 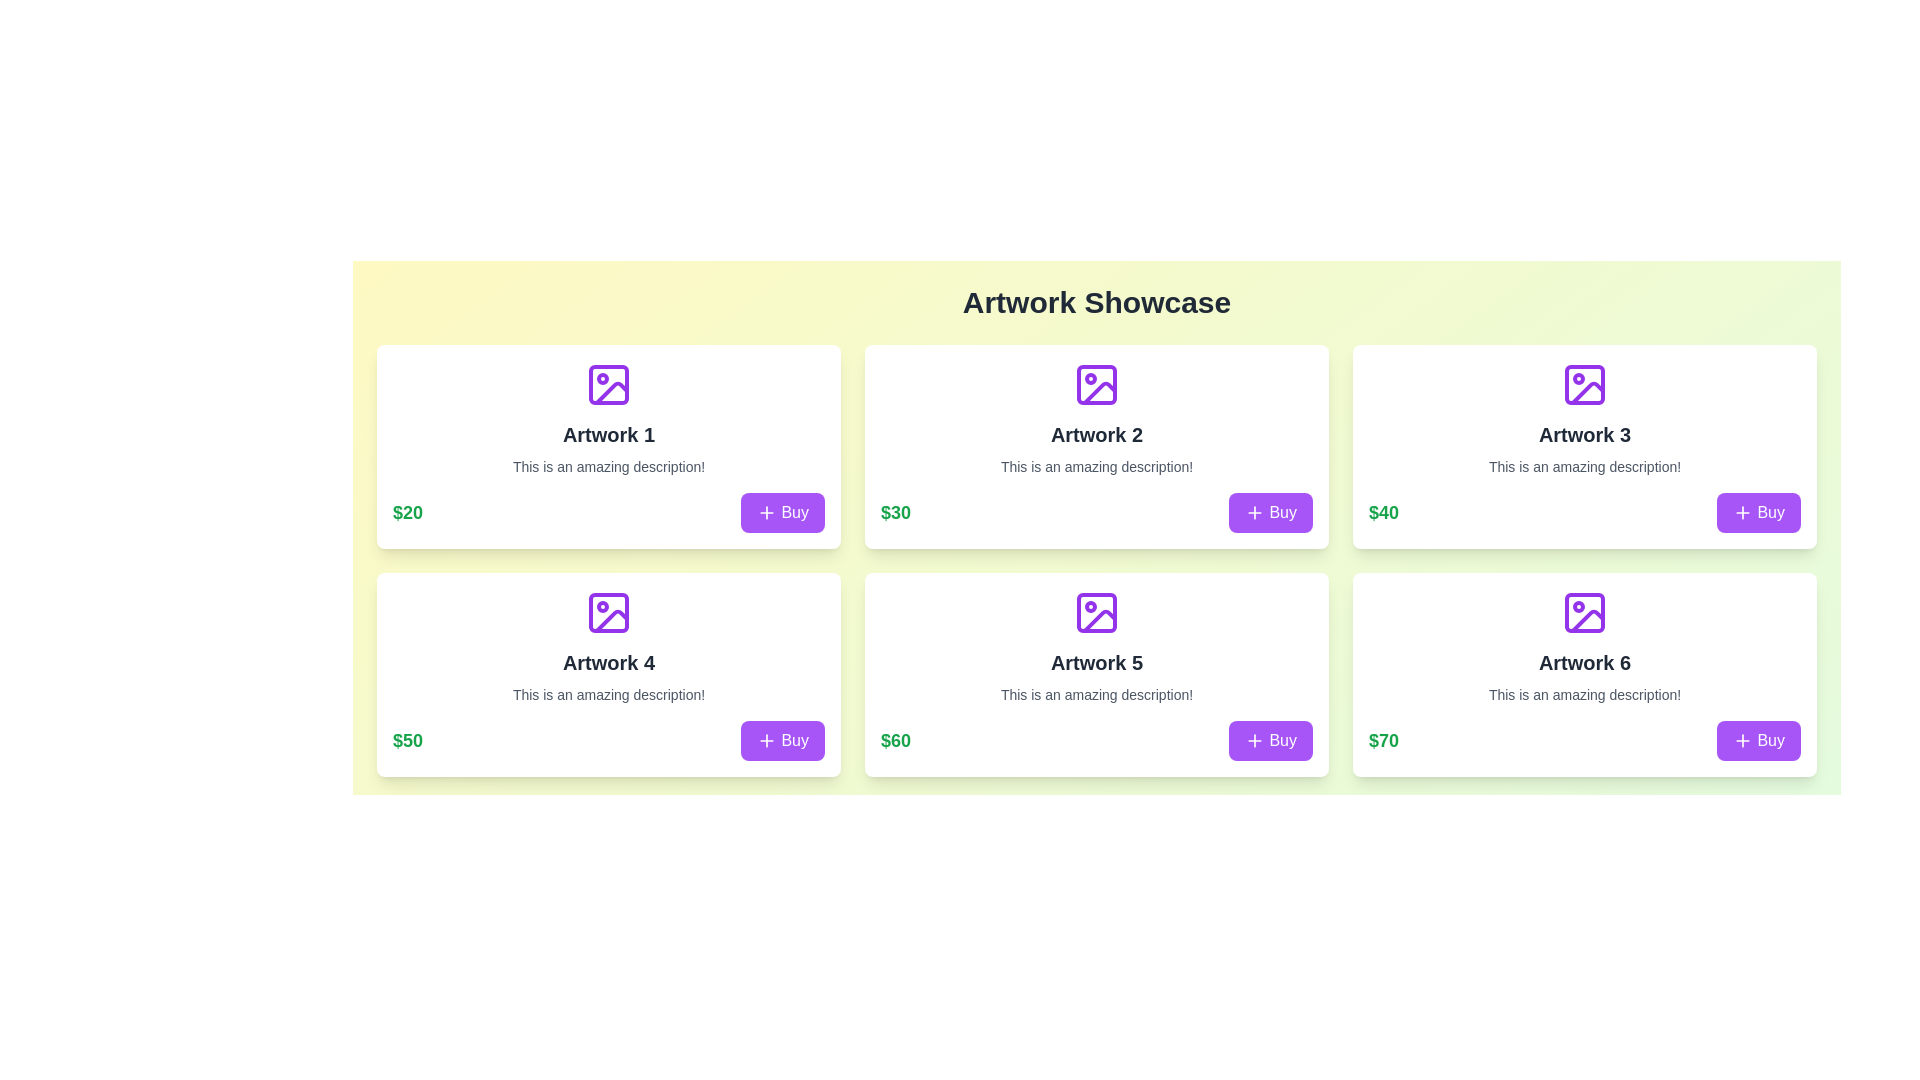 I want to click on the descriptive text label stating 'This is an amazing description!' located beneath the title of 'Artwork 5', so click(x=1096, y=693).